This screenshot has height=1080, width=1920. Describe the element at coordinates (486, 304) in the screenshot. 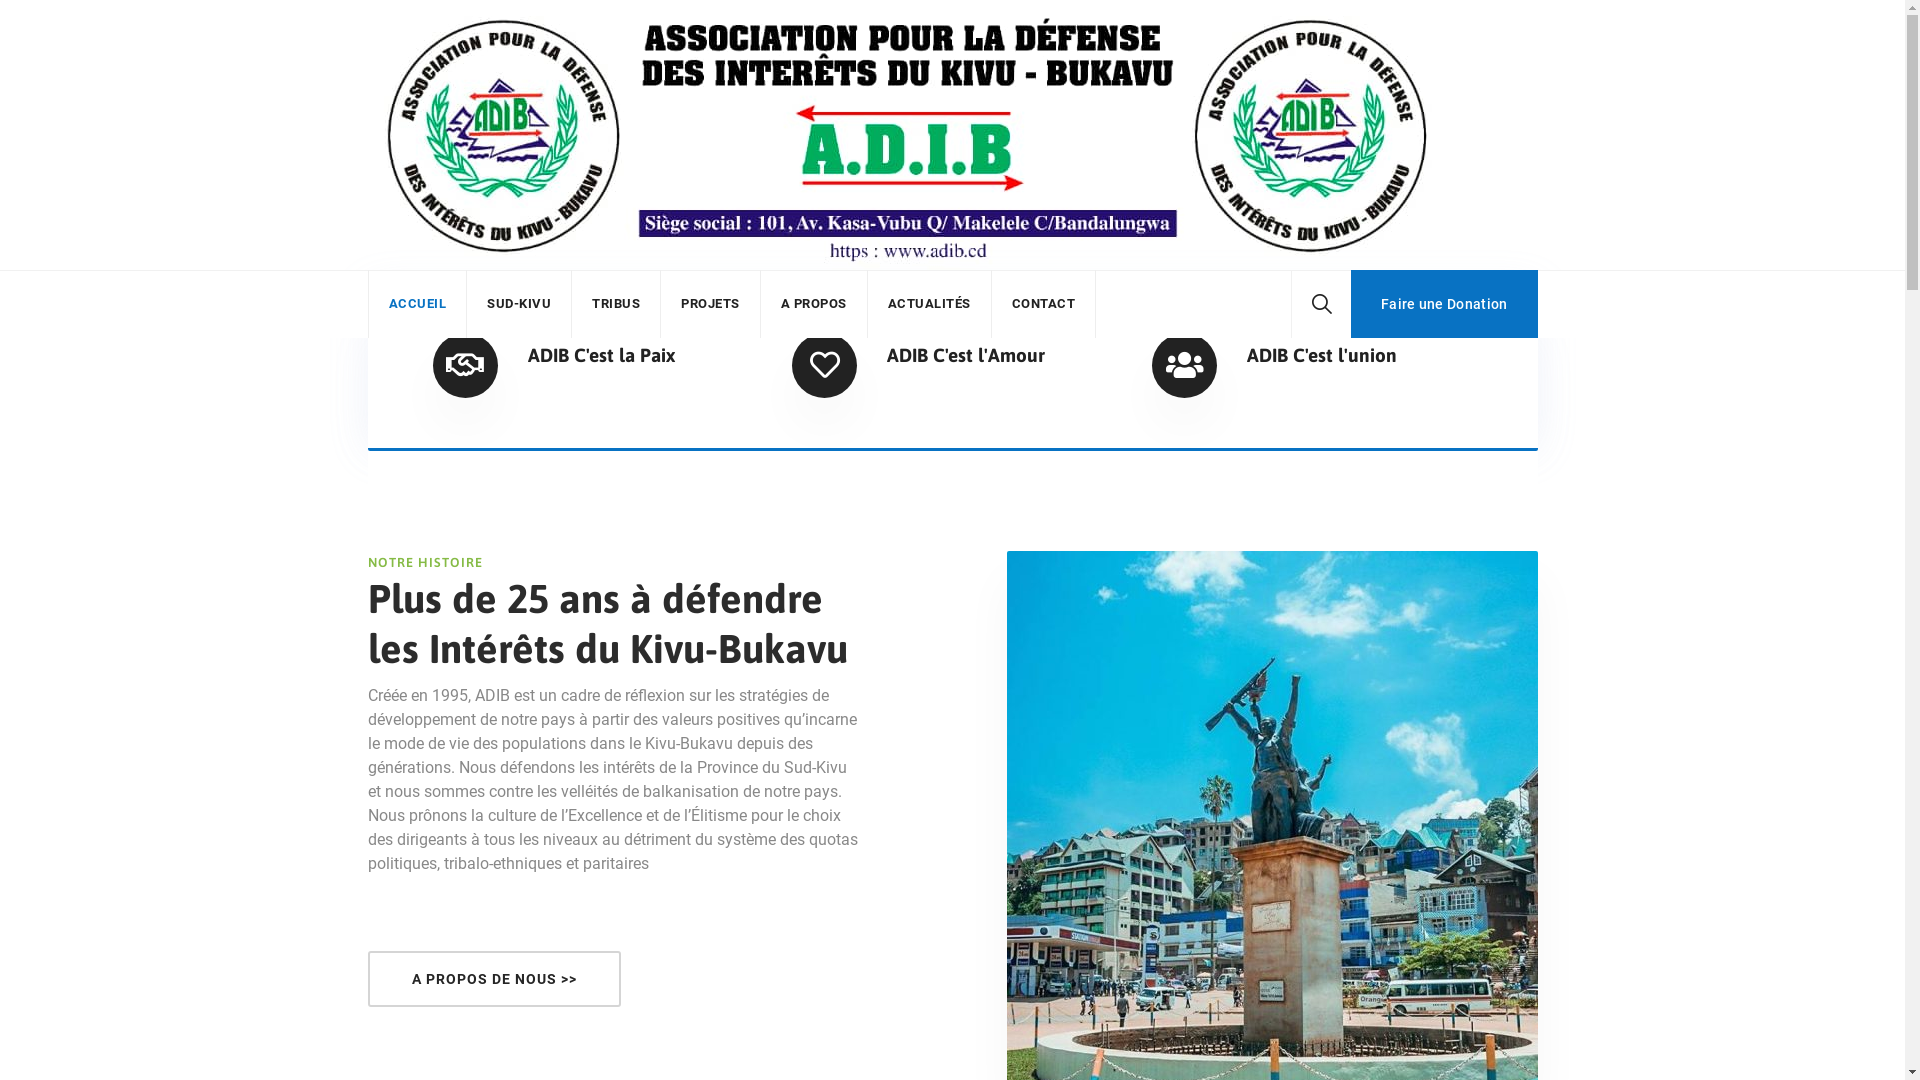

I see `'SUD-KIVU'` at that location.